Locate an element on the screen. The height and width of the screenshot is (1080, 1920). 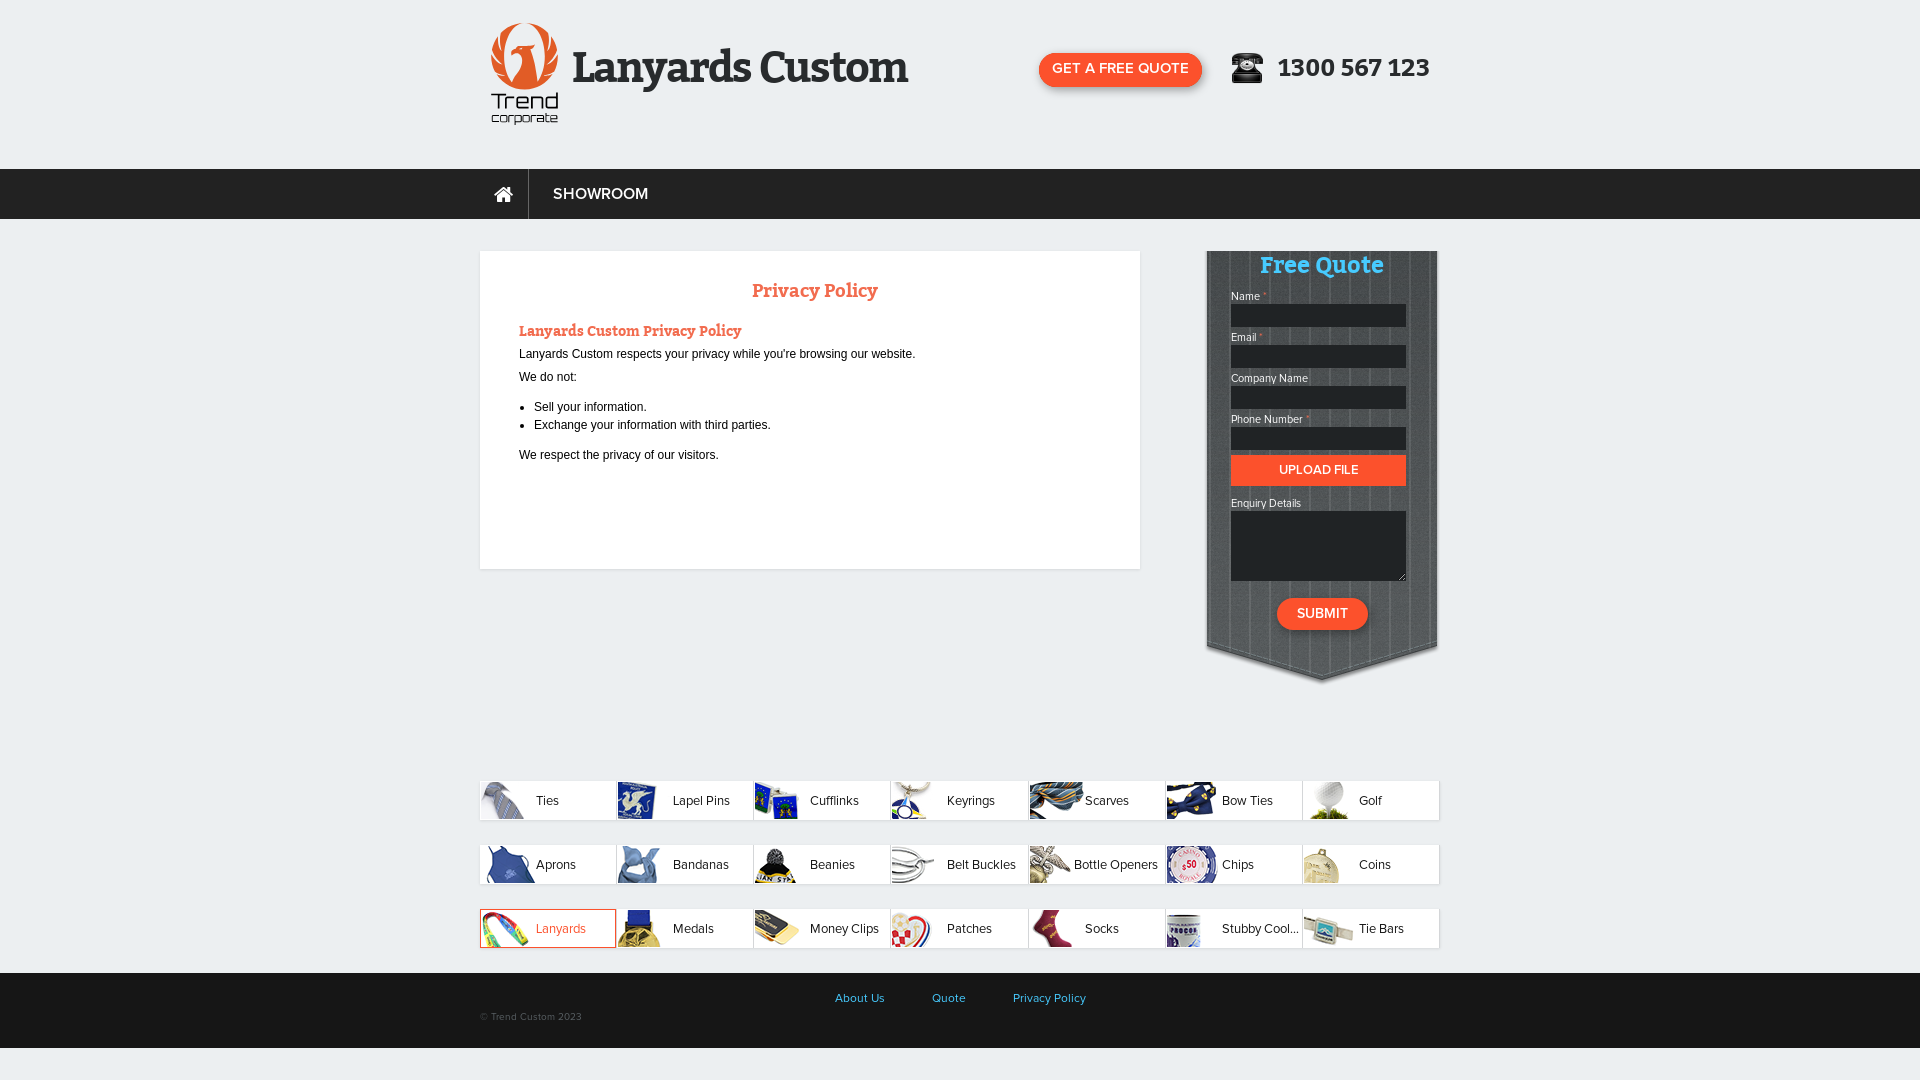
'Money Clips' is located at coordinates (821, 928).